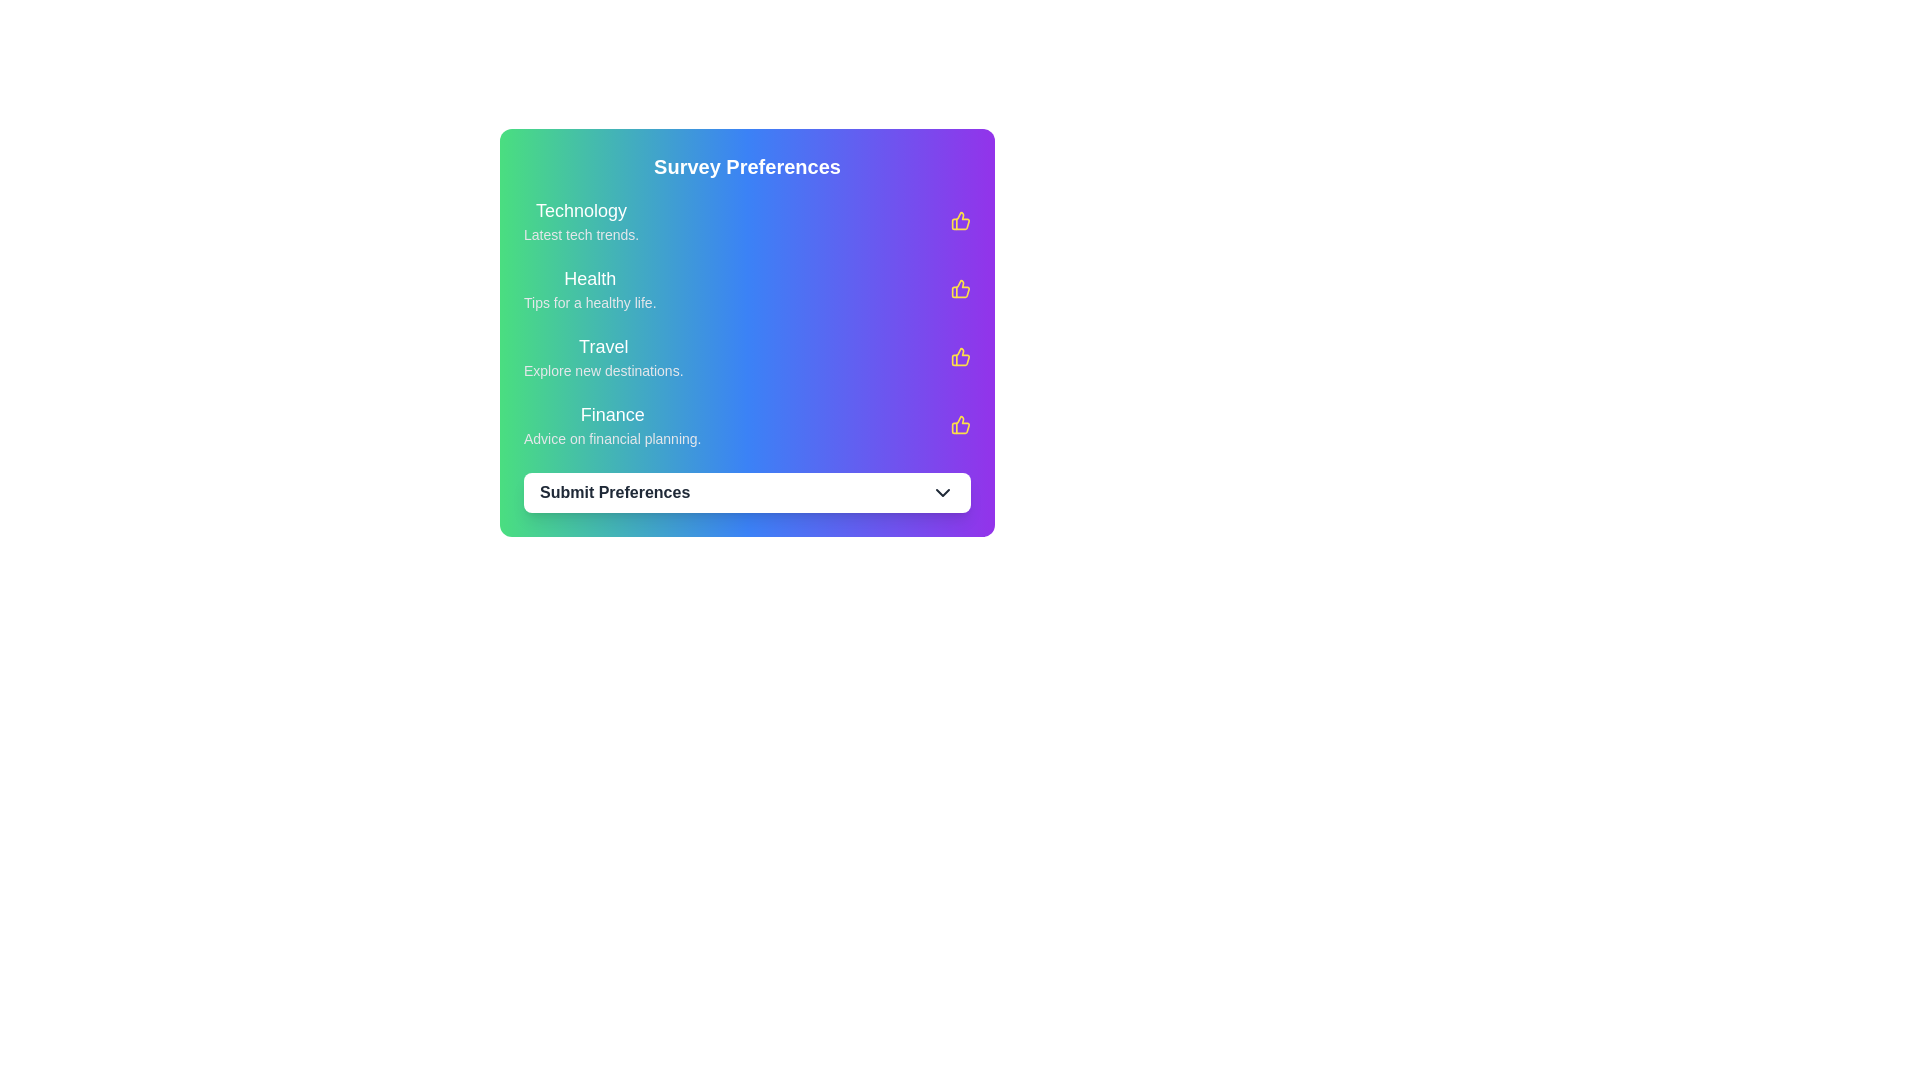  Describe the element at coordinates (960, 289) in the screenshot. I see `the second thumbs-up icon with a yellow outline located under the 'Health' category` at that location.